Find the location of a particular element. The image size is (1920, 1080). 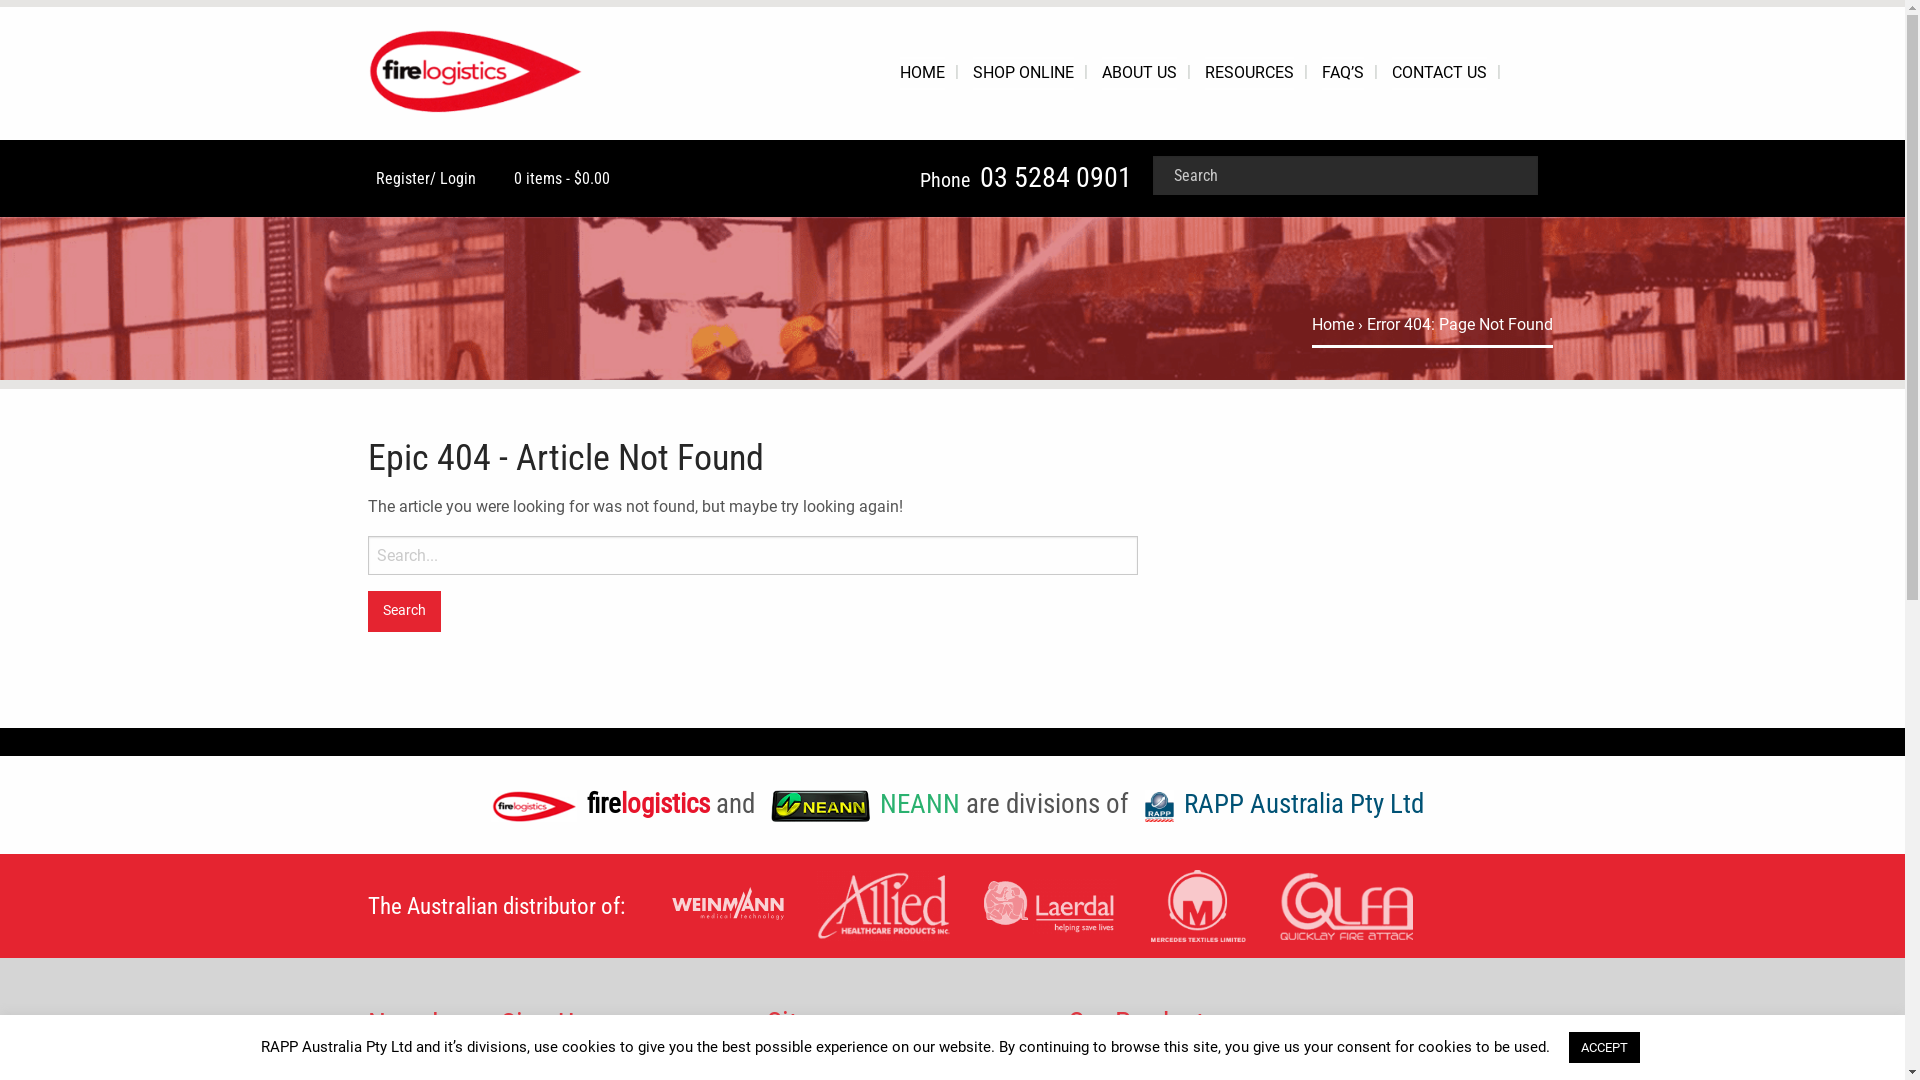

'Home' is located at coordinates (1333, 323).